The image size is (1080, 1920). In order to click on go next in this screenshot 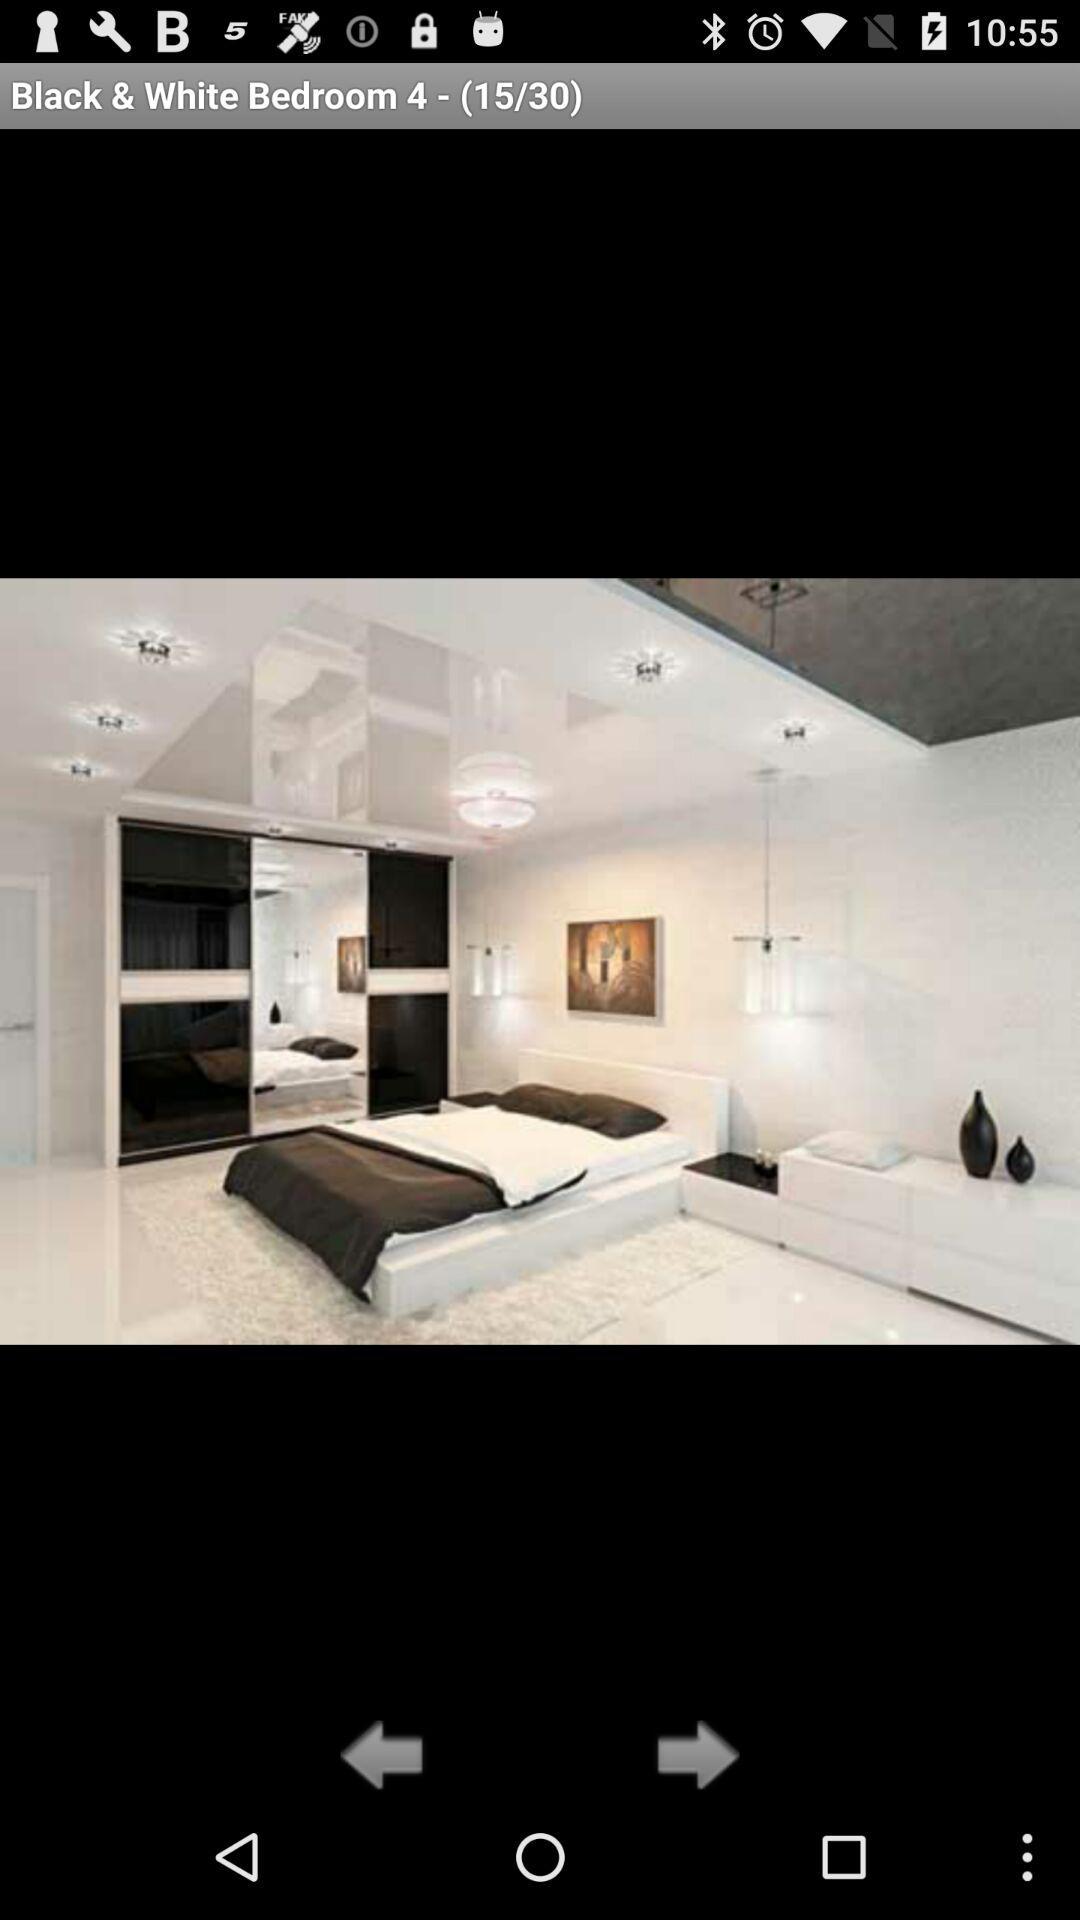, I will do `click(691, 1756)`.